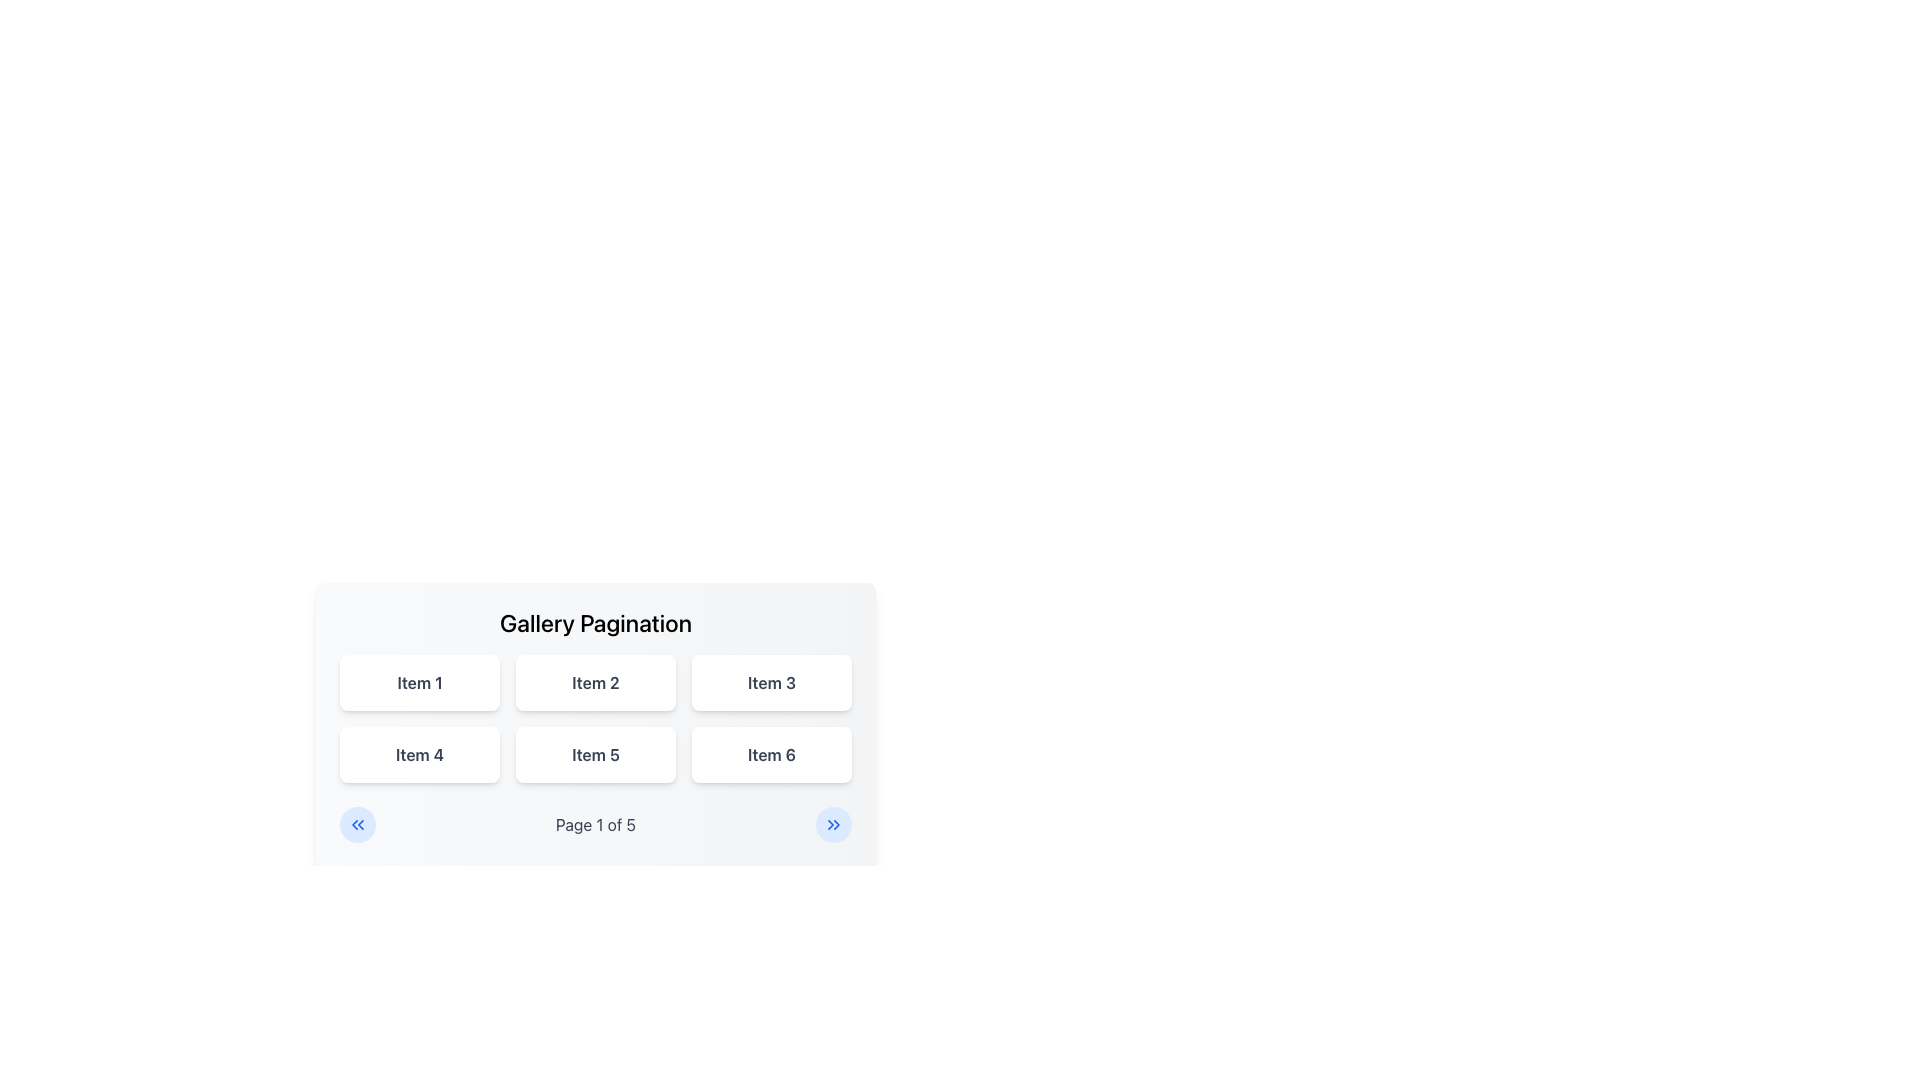 This screenshot has height=1080, width=1920. I want to click on the fourth card in the grid view, so click(419, 755).